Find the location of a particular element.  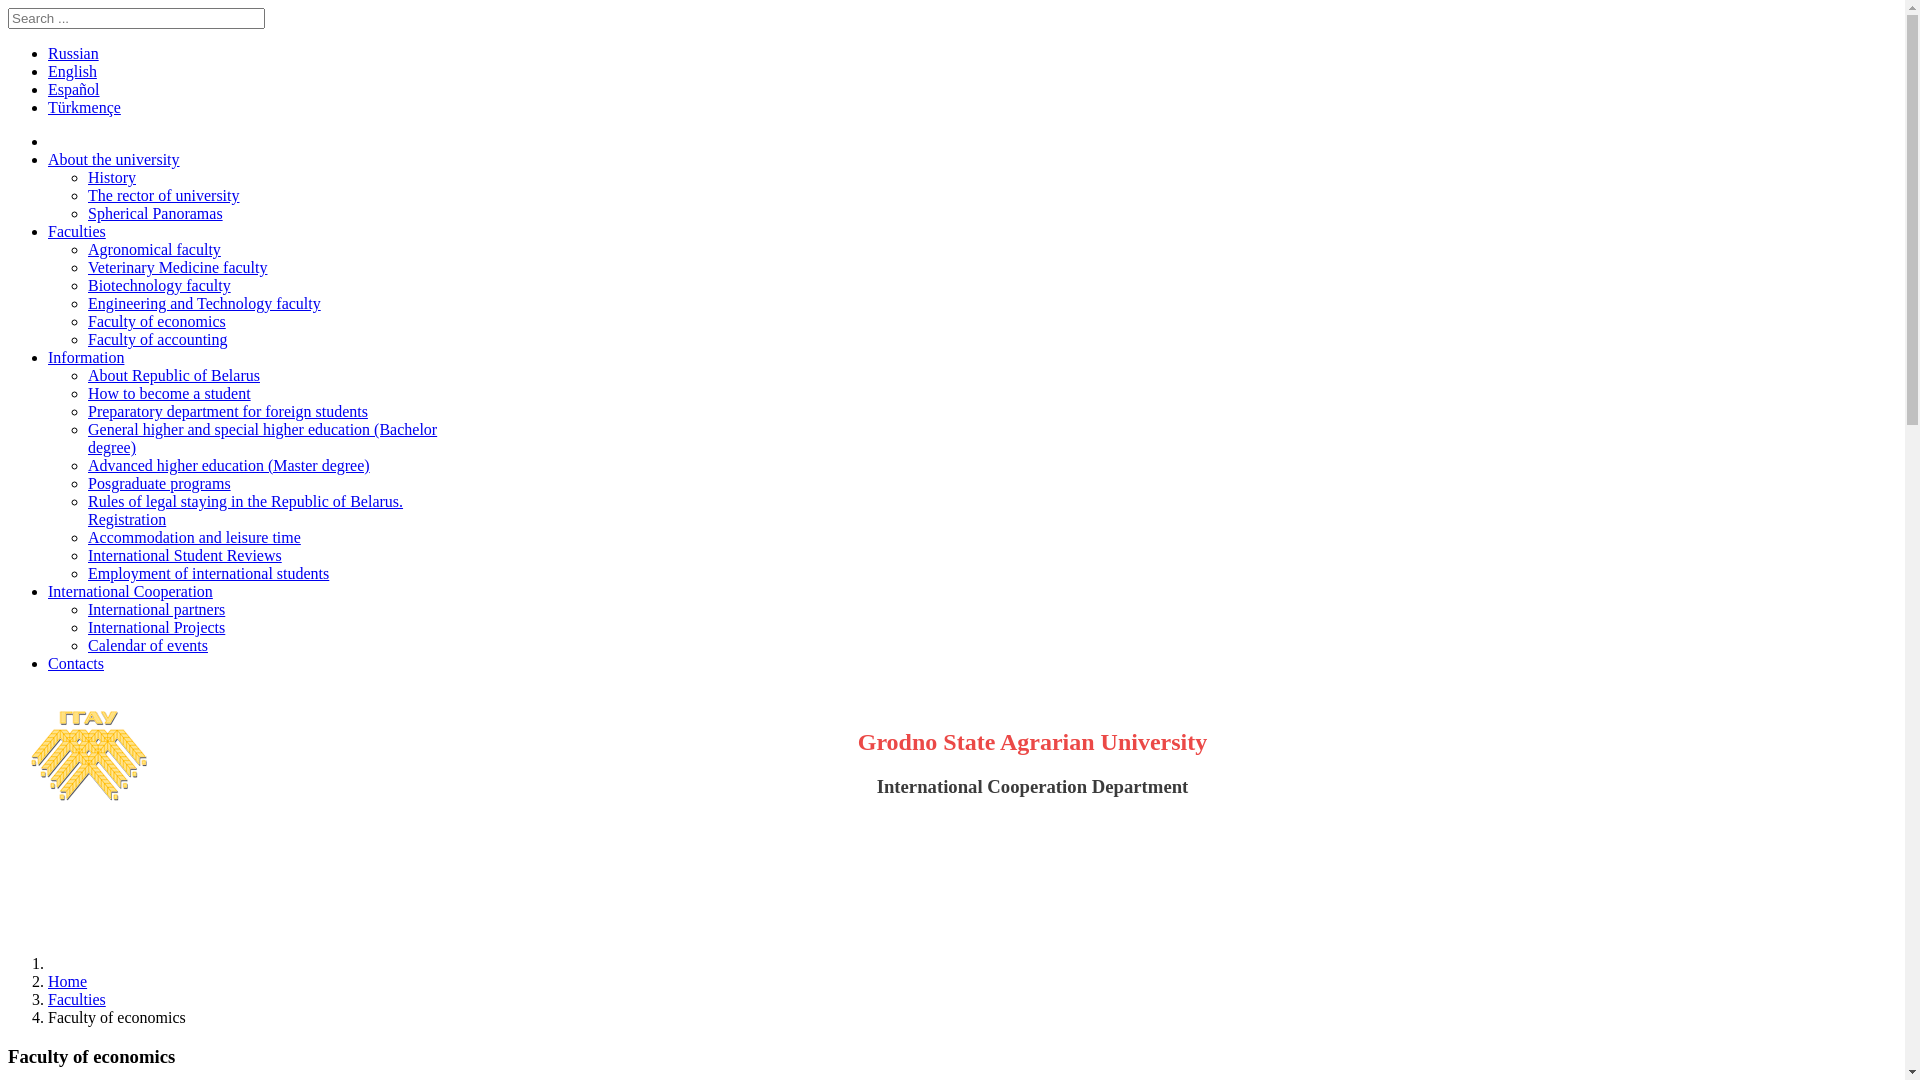

'Veterinary Medicine faculty' is located at coordinates (177, 266).